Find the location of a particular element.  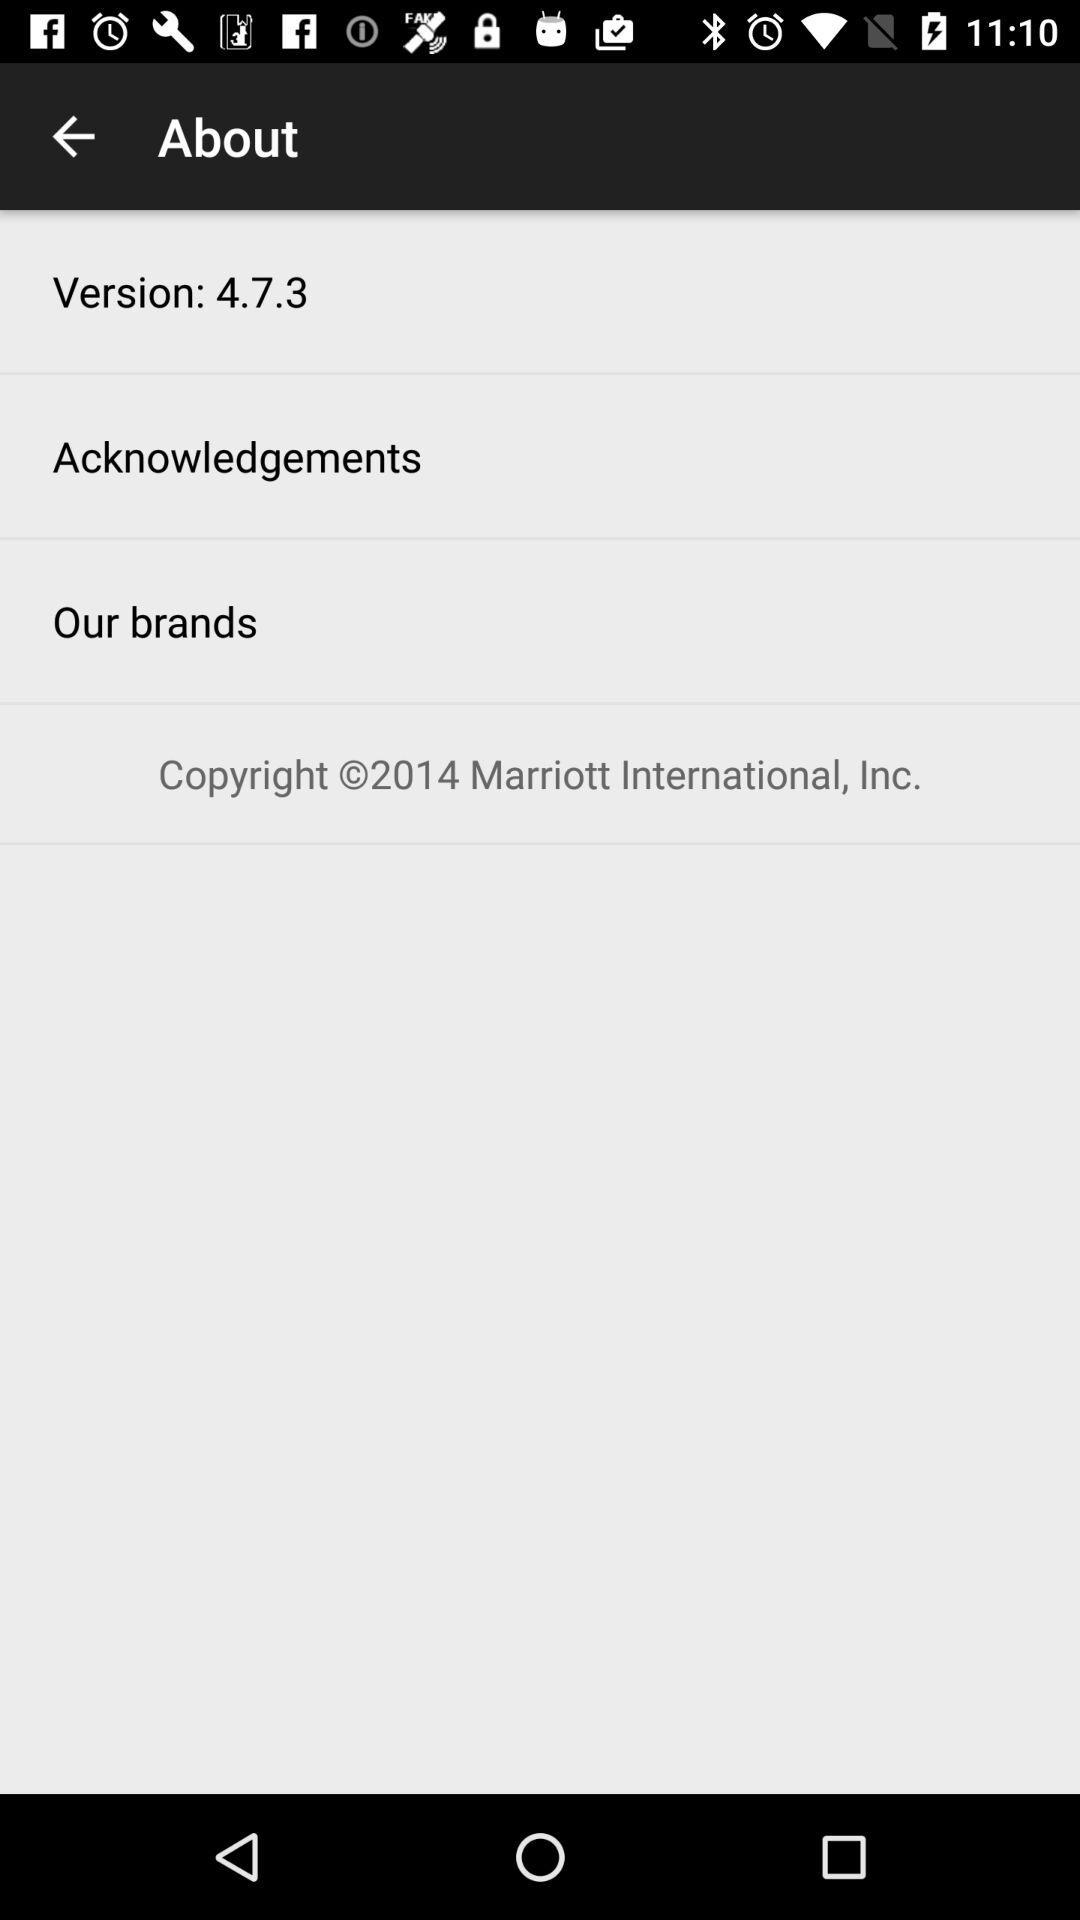

acknowledgements is located at coordinates (236, 455).